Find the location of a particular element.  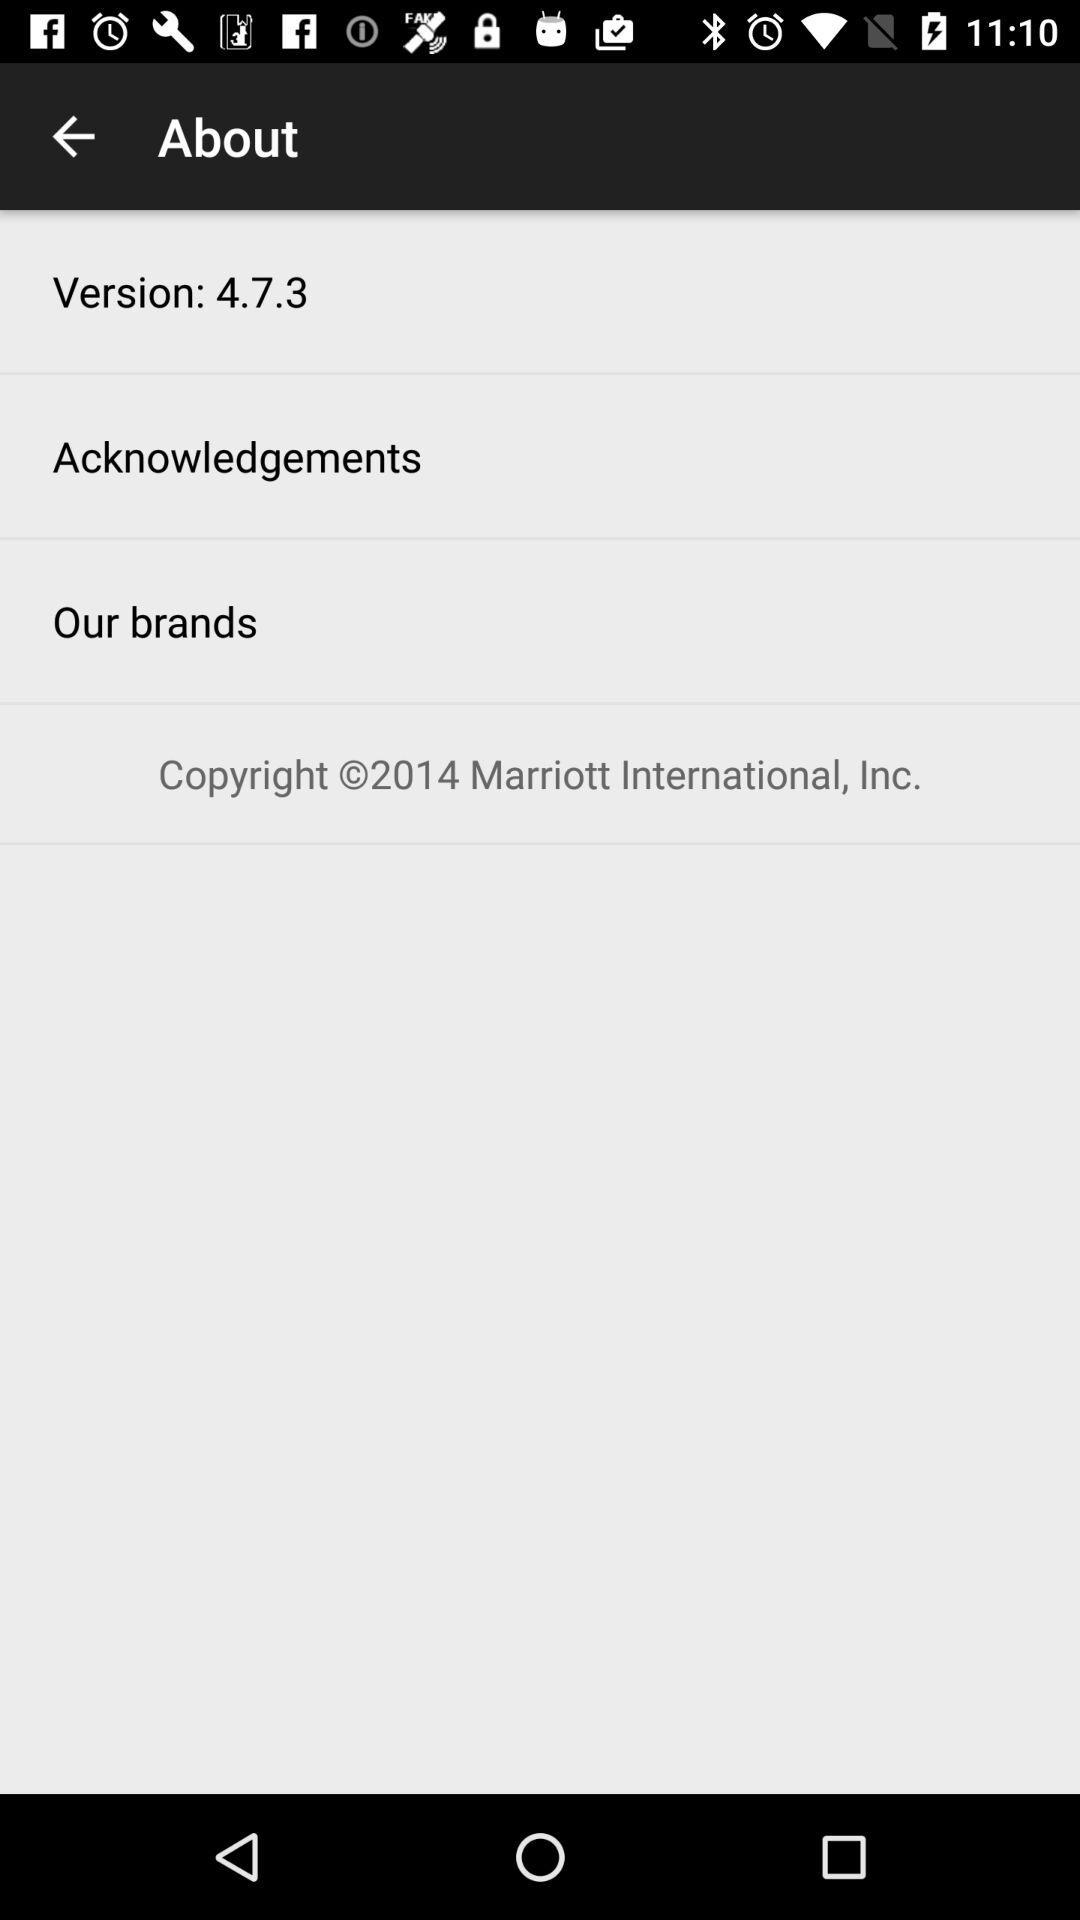

acknowledgements is located at coordinates (236, 455).